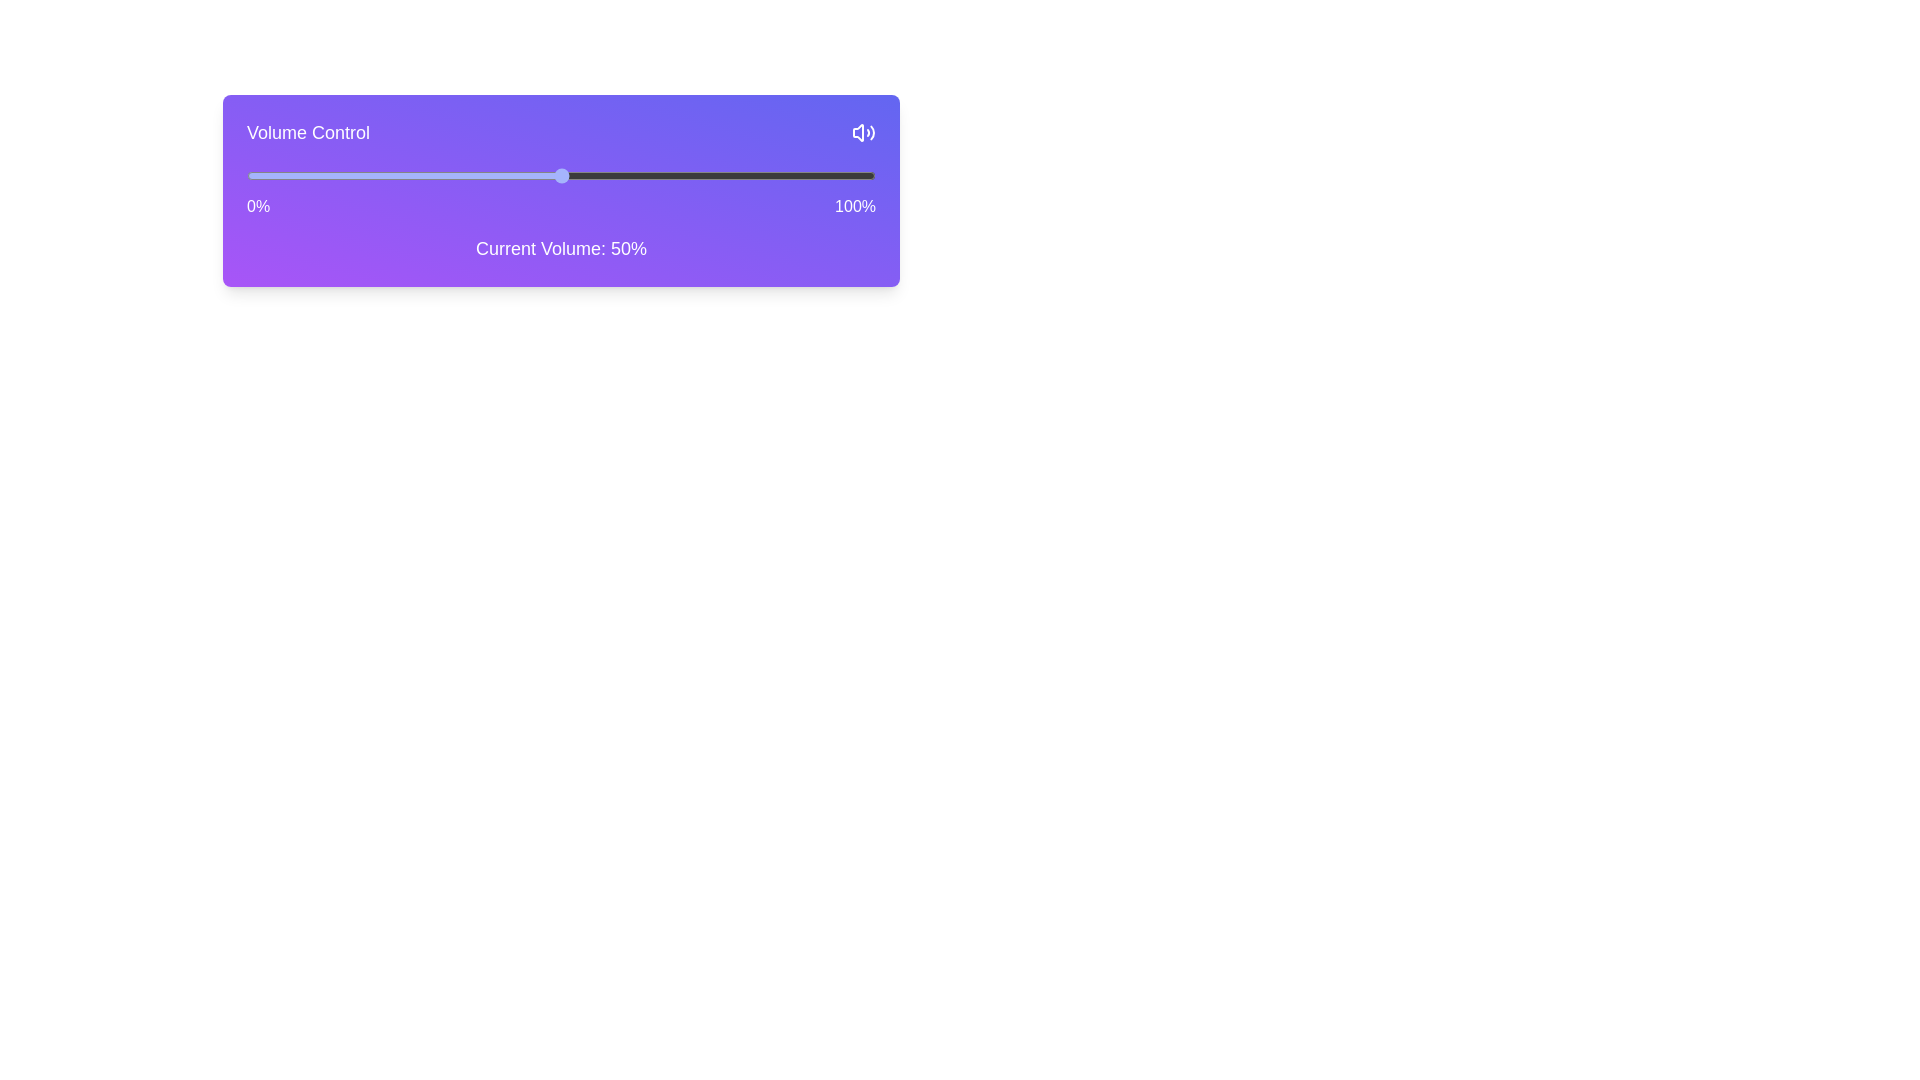 The width and height of the screenshot is (1920, 1080). Describe the element at coordinates (855, 207) in the screenshot. I see `the textual label displaying '100%' in white font on a purple background, which indicates a maximum value associated with a slider or progress bar` at that location.